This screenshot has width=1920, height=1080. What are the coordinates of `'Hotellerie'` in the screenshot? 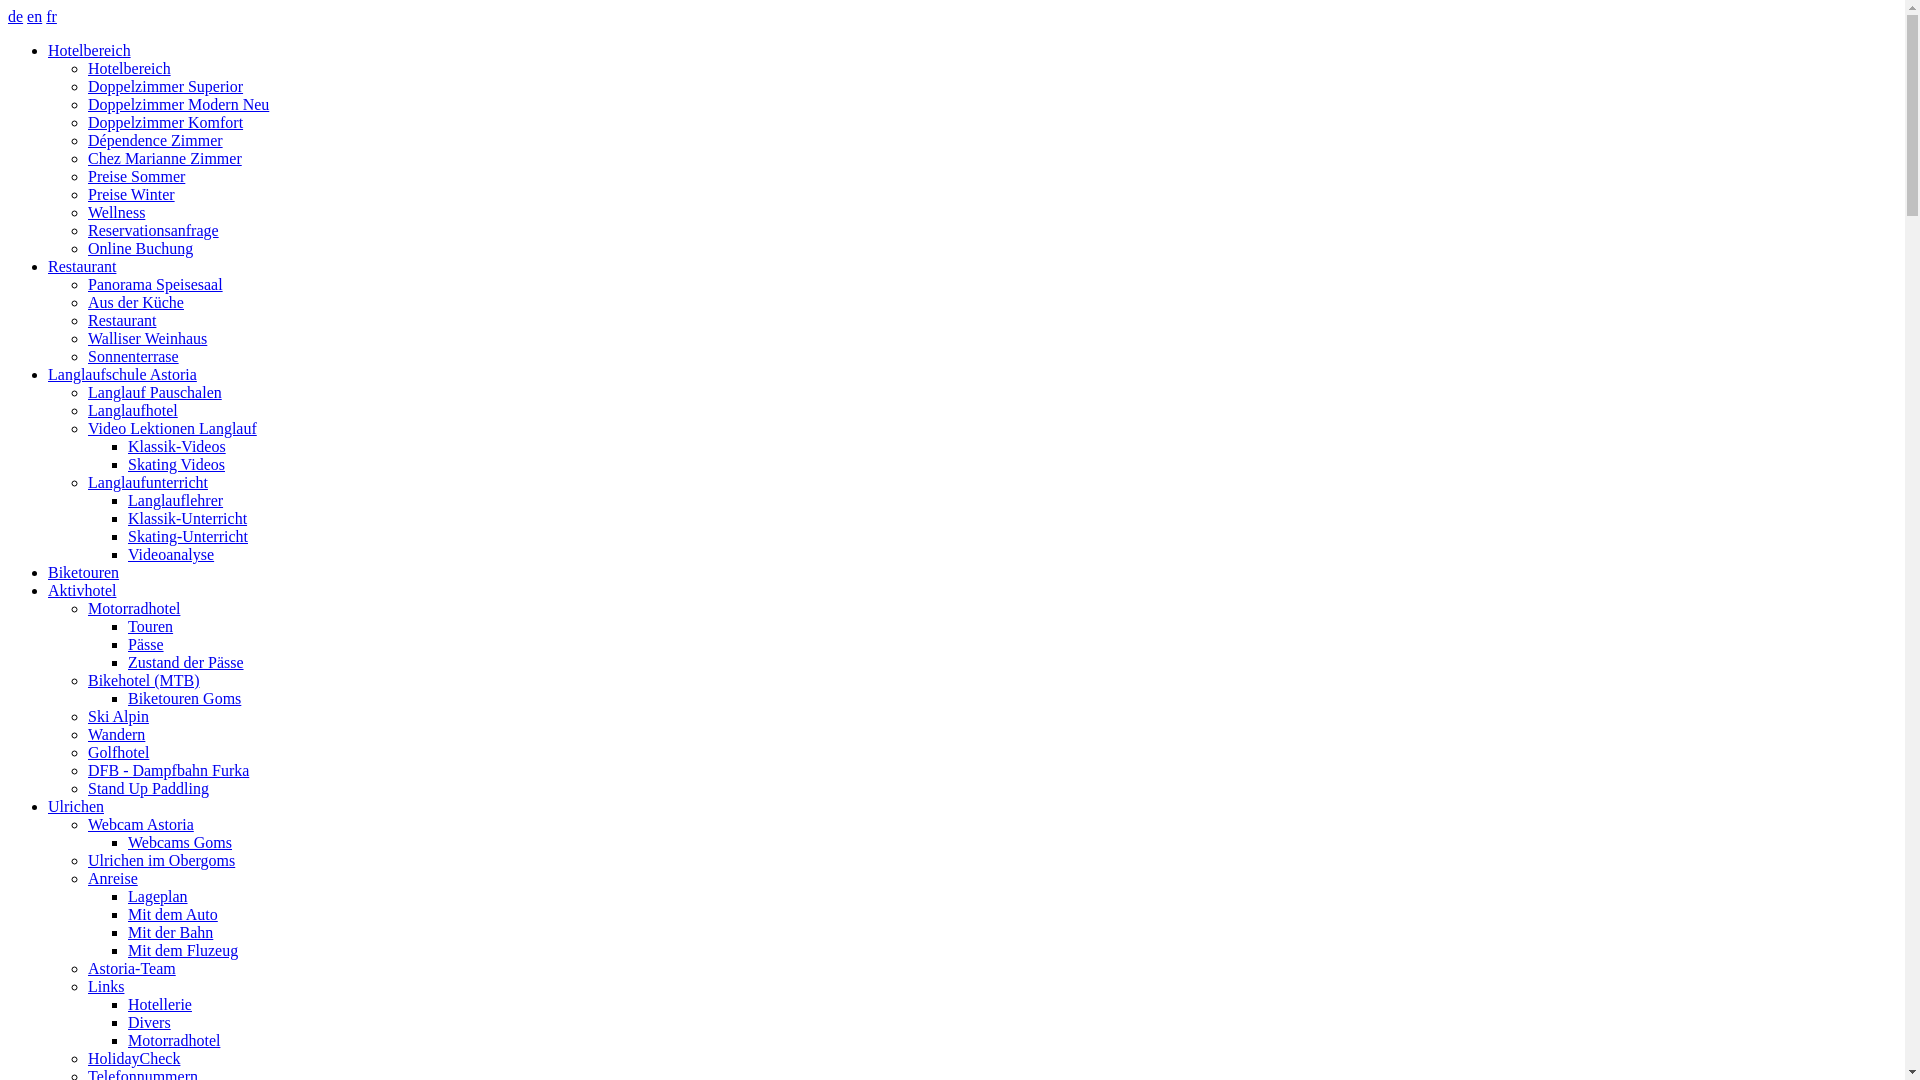 It's located at (127, 1004).